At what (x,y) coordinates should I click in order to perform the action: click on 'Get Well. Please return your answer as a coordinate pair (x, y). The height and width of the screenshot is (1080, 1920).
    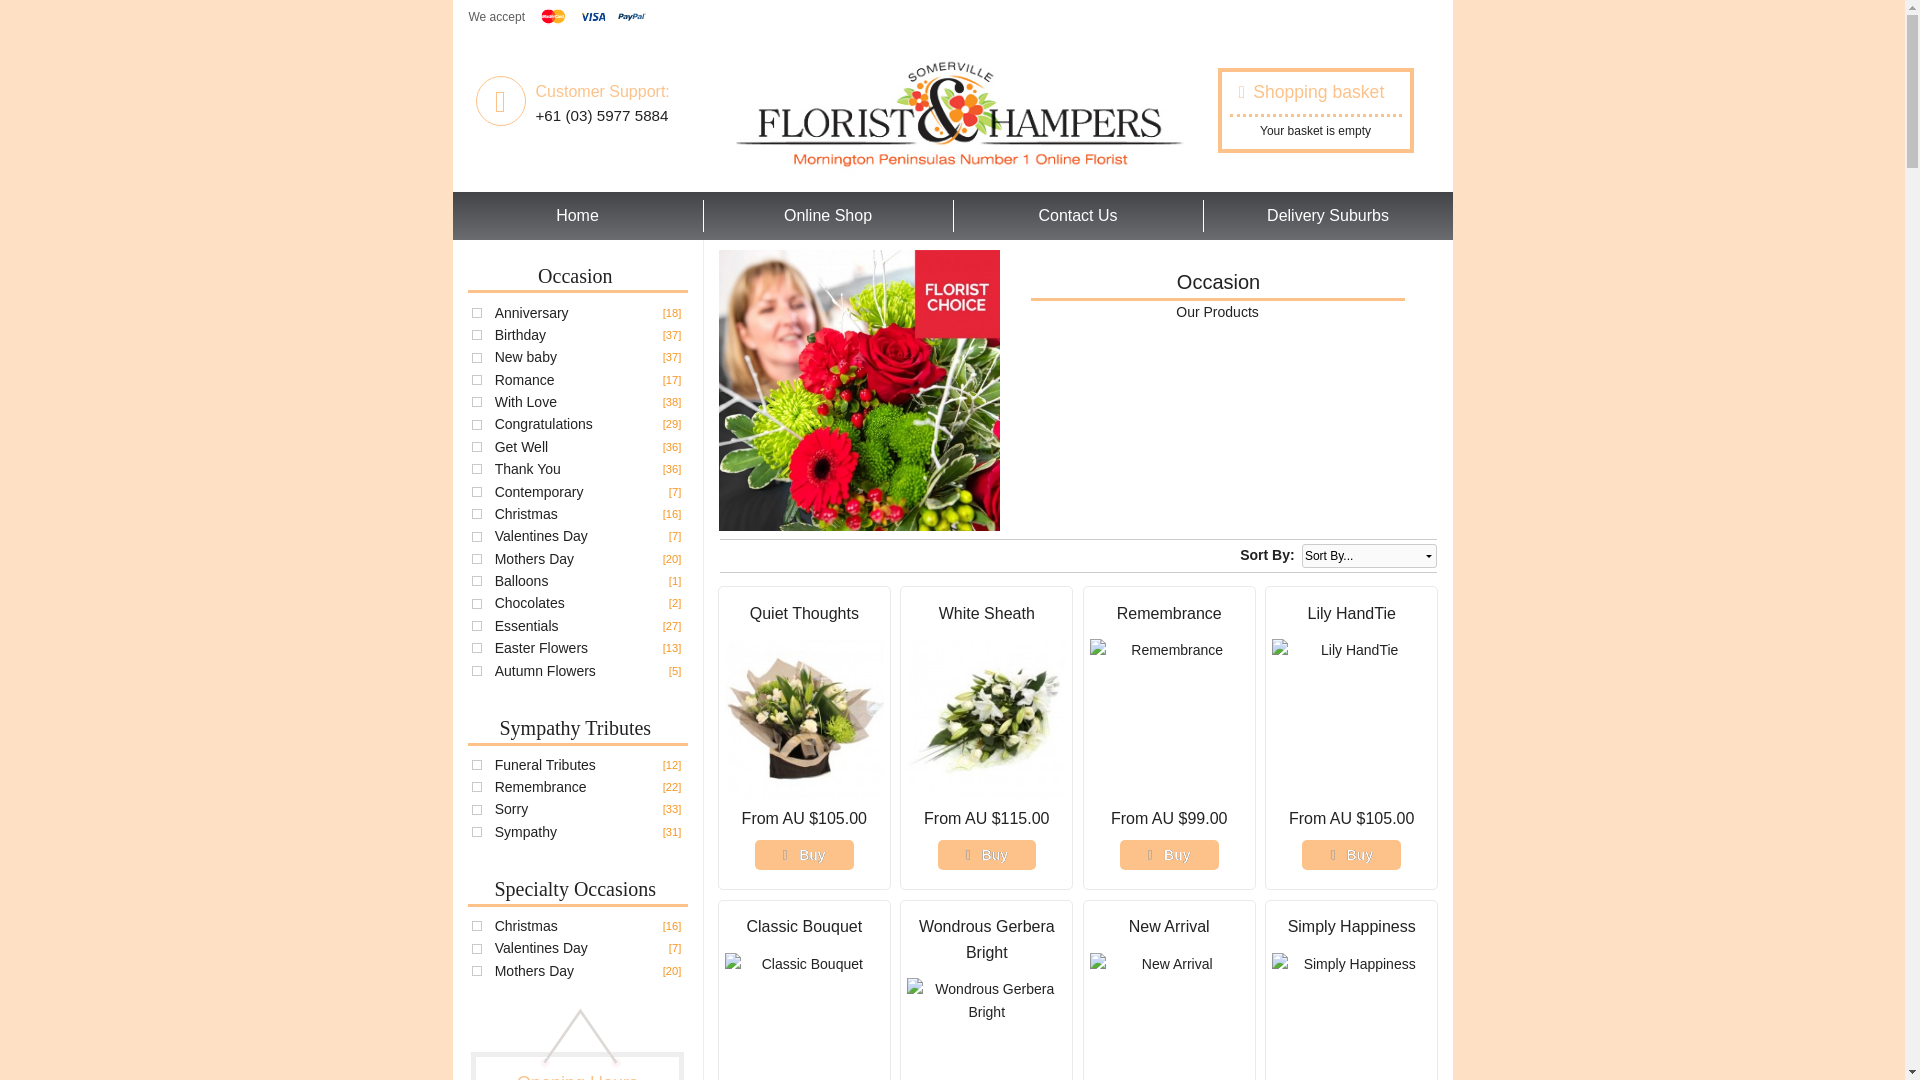
    Looking at the image, I should click on (521, 446).